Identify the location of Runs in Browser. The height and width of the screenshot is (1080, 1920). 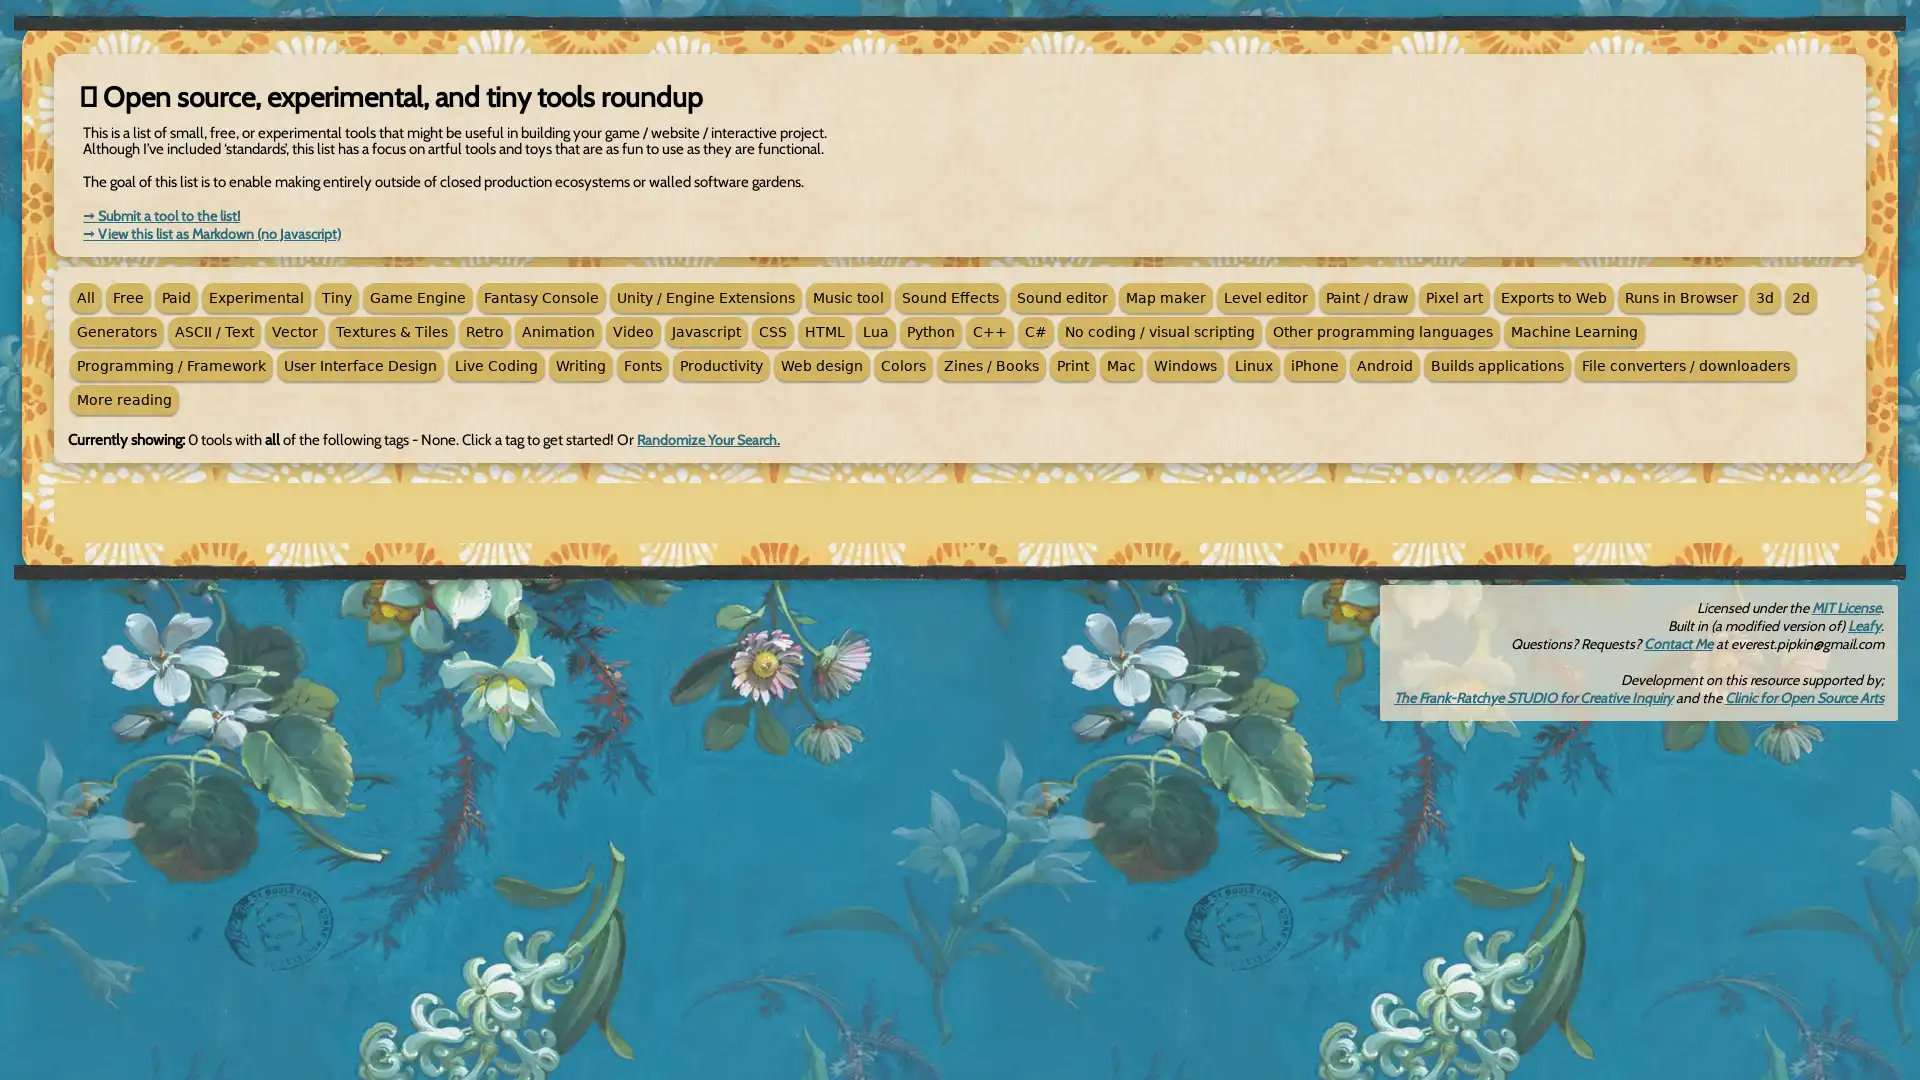
(1680, 297).